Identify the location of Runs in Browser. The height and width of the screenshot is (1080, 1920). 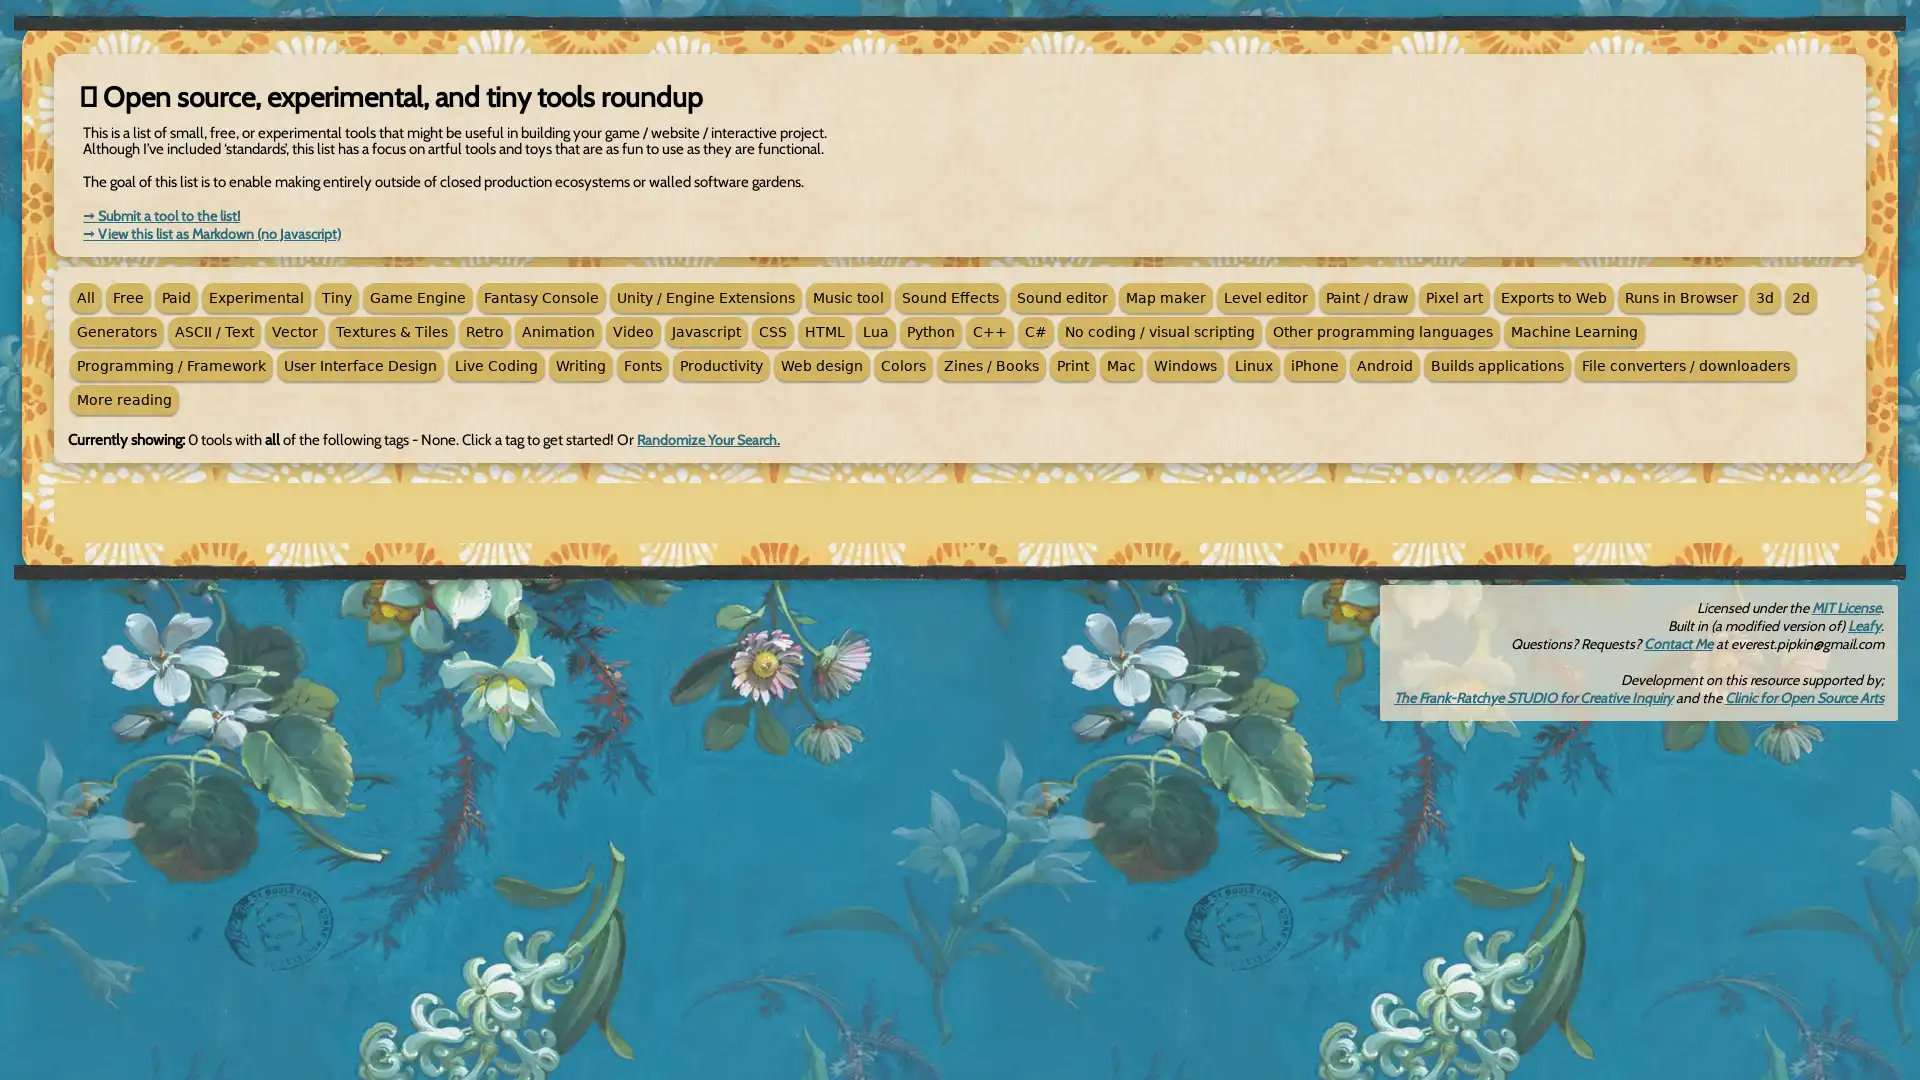
(1680, 297).